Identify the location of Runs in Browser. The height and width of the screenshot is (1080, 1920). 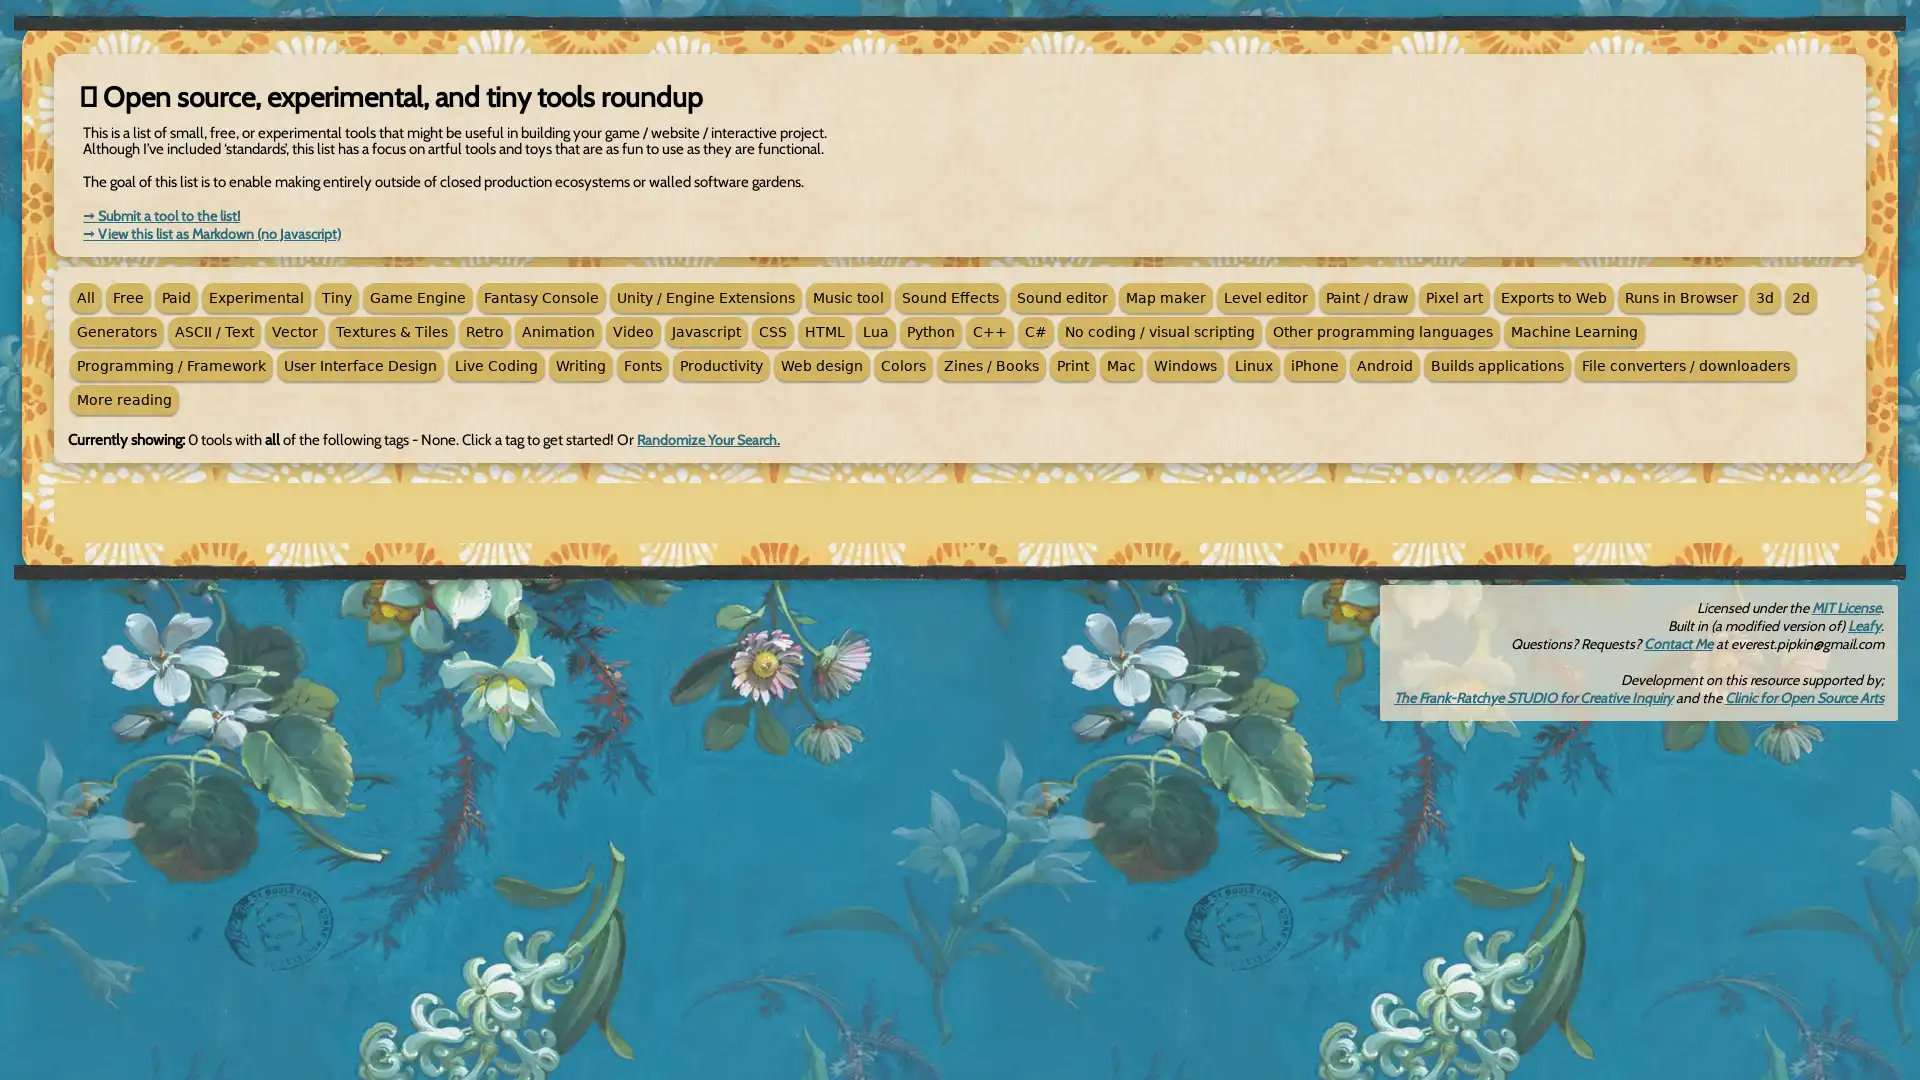
(1680, 297).